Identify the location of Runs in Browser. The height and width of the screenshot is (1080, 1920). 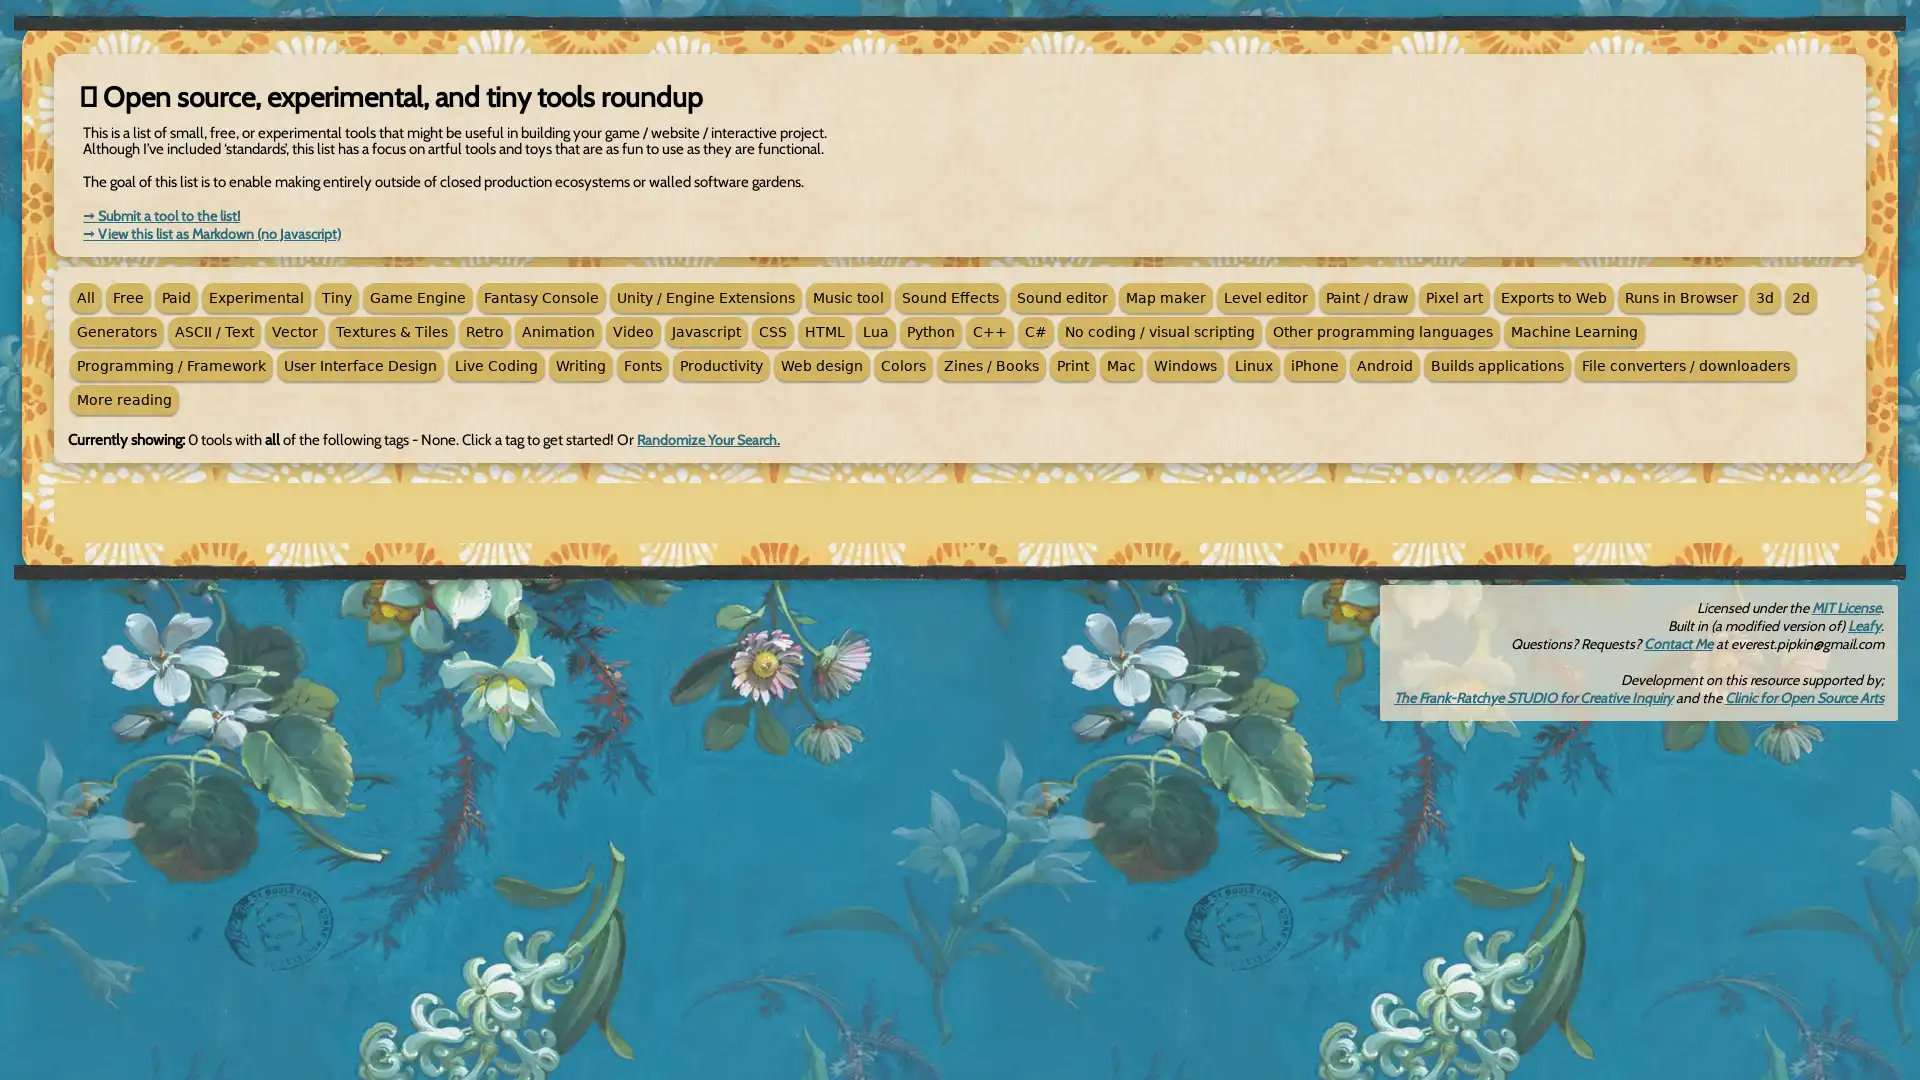
(1680, 297).